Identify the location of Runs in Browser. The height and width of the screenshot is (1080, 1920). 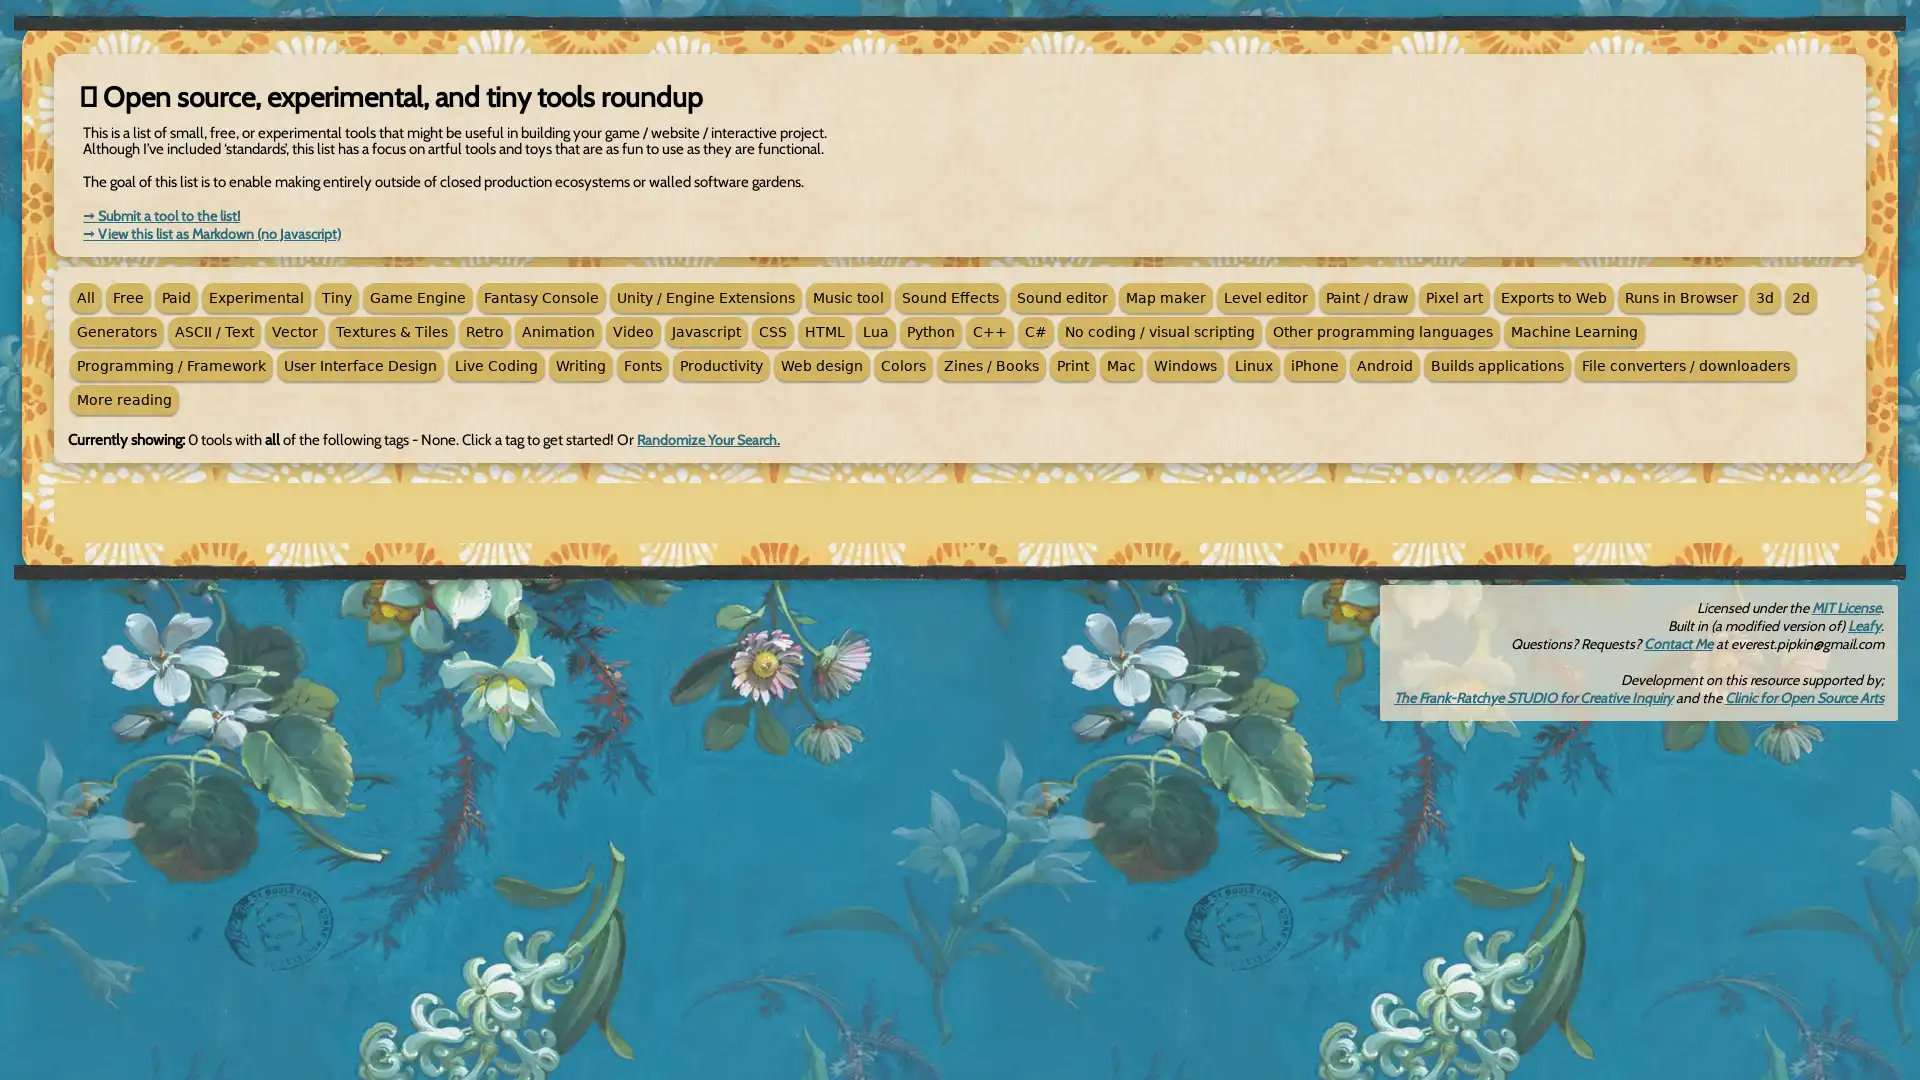
(1680, 297).